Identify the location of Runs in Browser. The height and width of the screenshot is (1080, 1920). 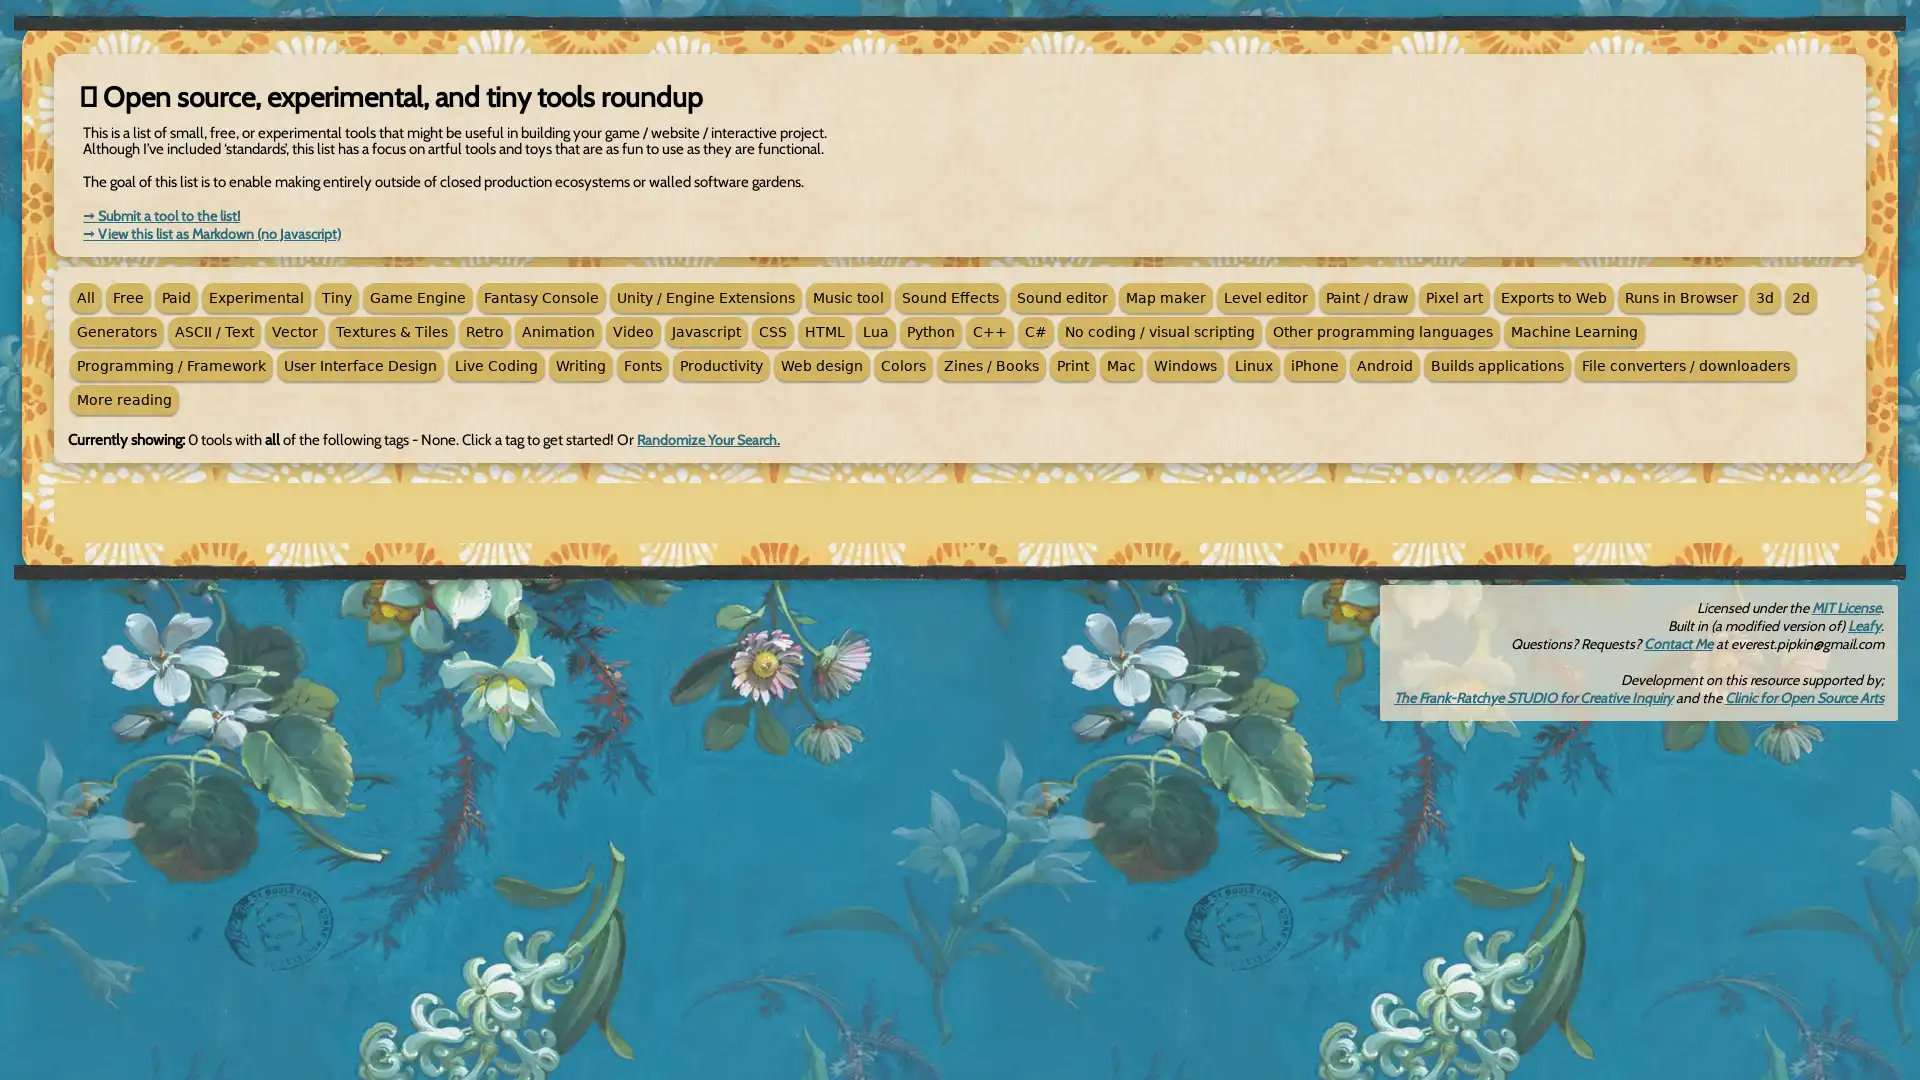
(1680, 297).